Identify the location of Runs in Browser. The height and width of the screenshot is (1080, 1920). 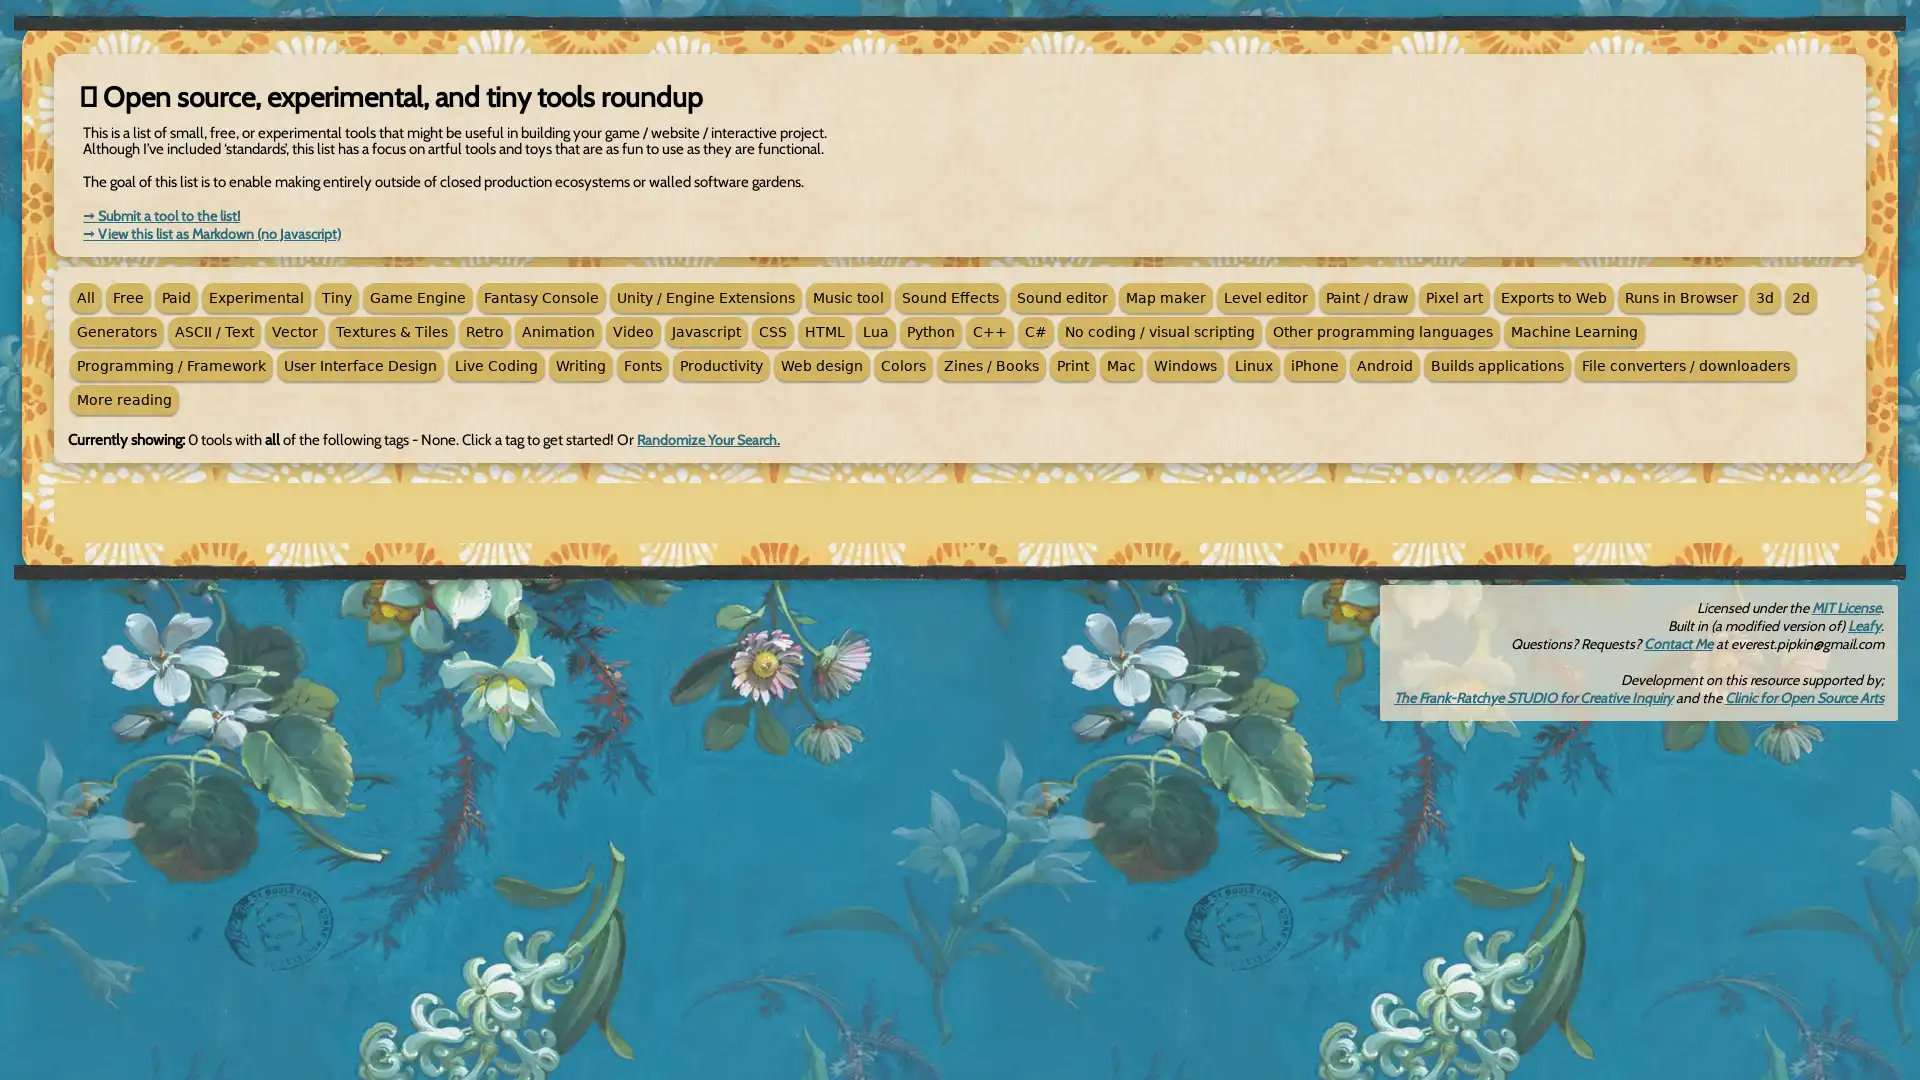
(1680, 297).